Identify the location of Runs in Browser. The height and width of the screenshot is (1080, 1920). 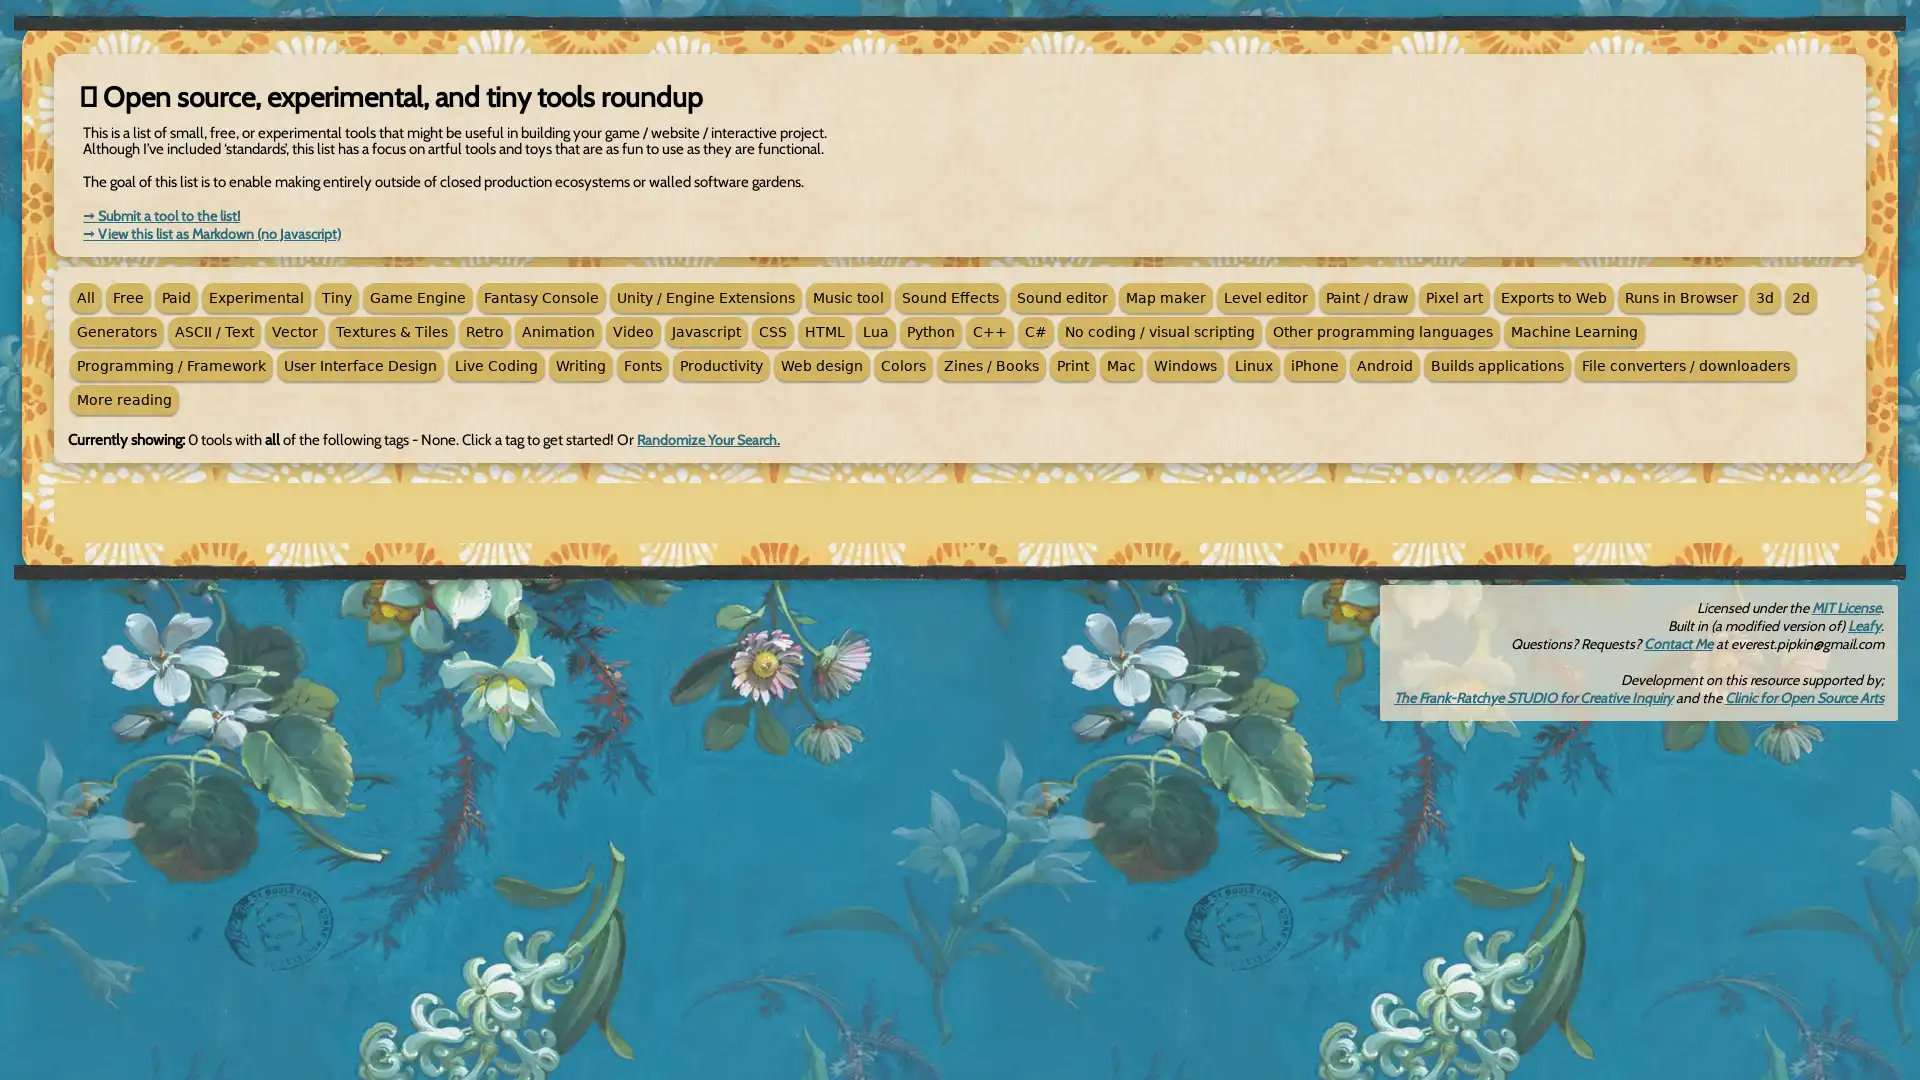
(1680, 297).